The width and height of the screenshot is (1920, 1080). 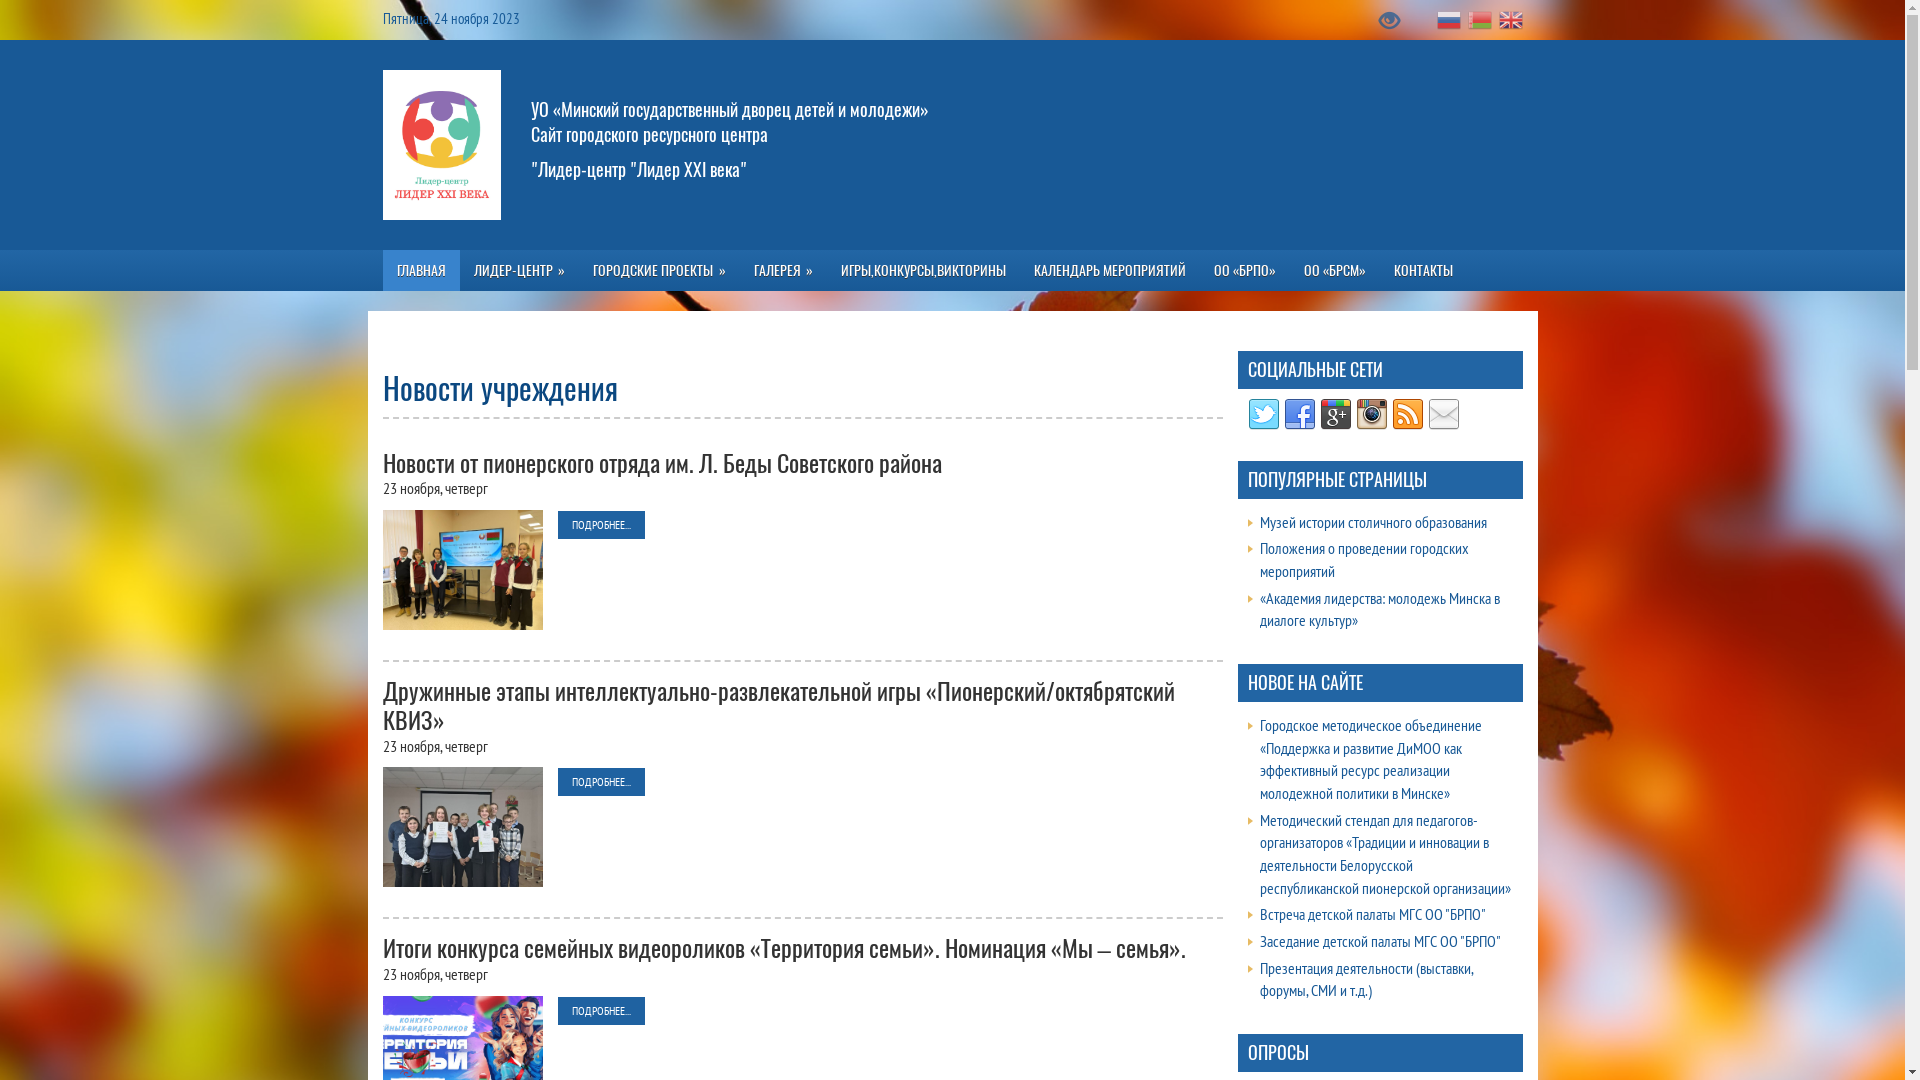 What do you see at coordinates (1300, 412) in the screenshot?
I see `'Facebook'` at bounding box center [1300, 412].